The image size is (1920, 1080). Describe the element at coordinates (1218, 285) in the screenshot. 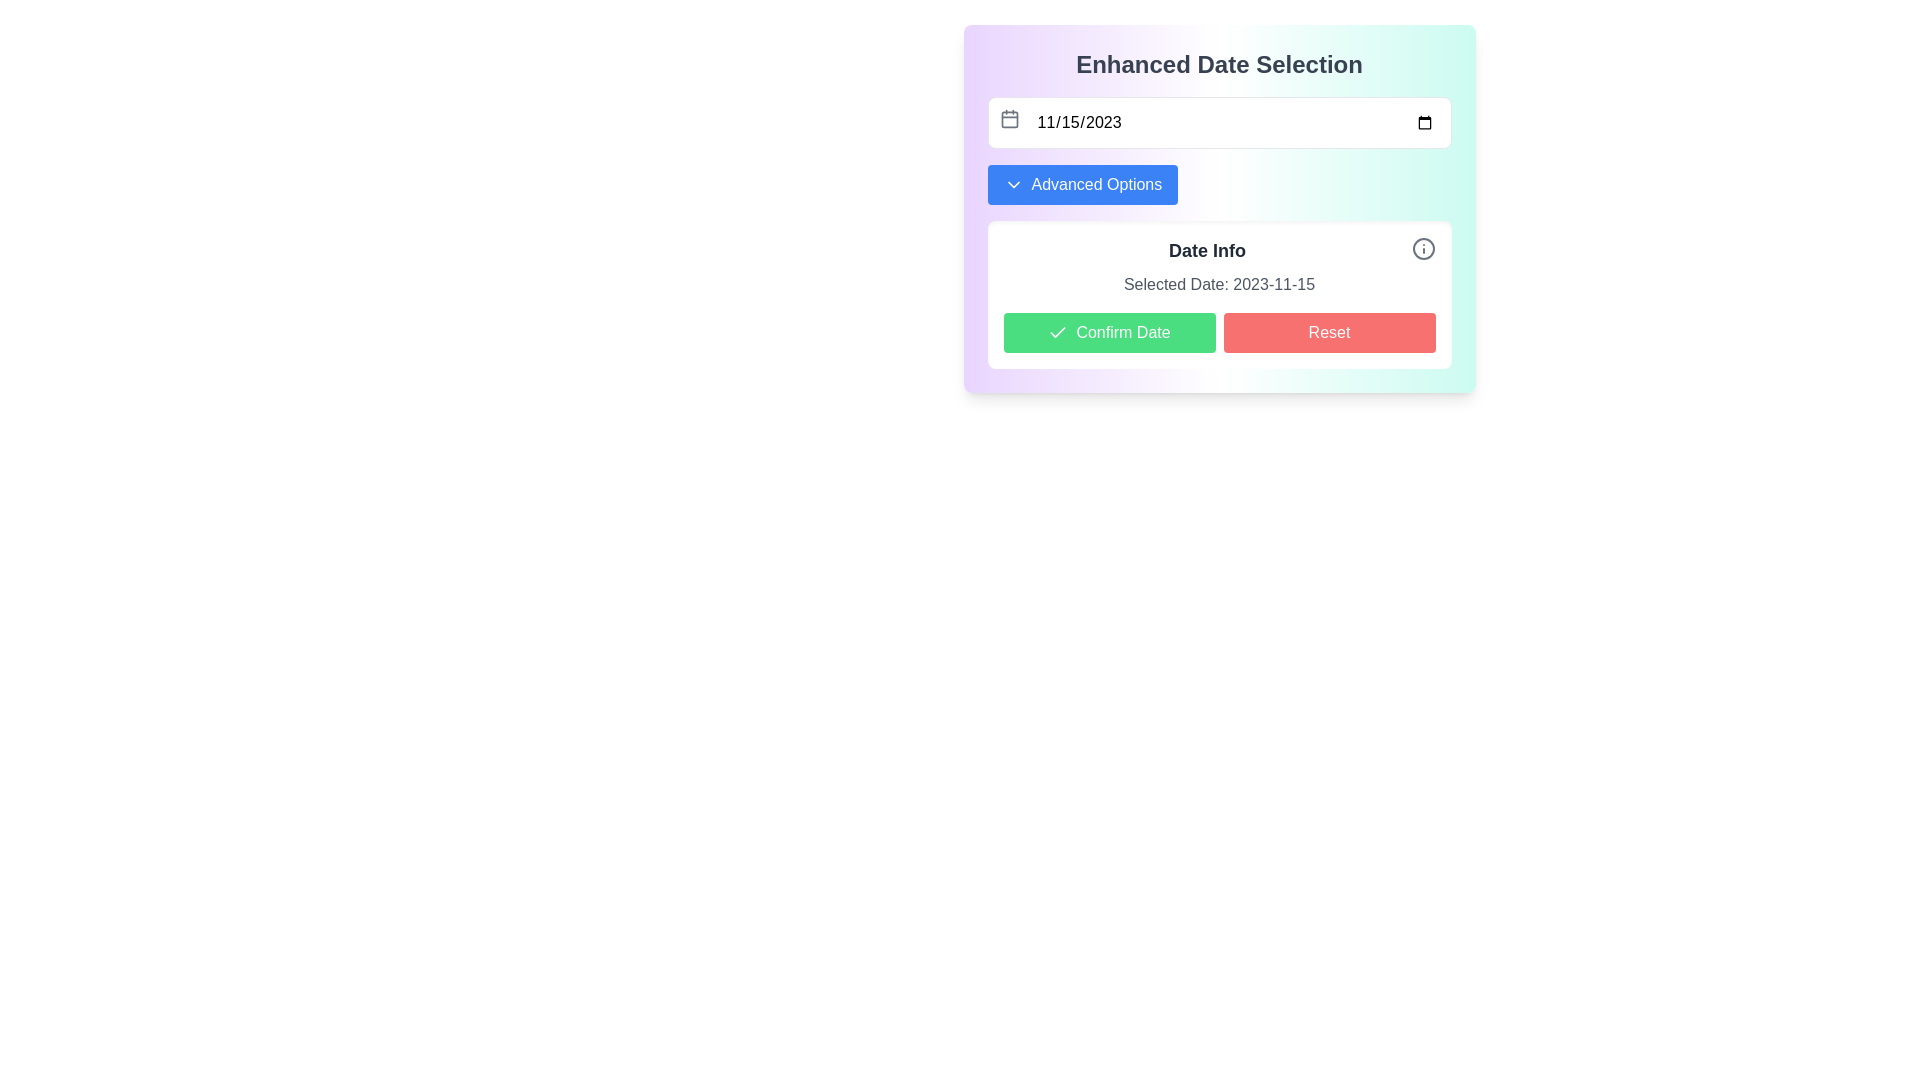

I see `the static text display that reads 'Selected Date: 2023-11-15', which is styled in gray and located under the 'Date Info' heading` at that location.